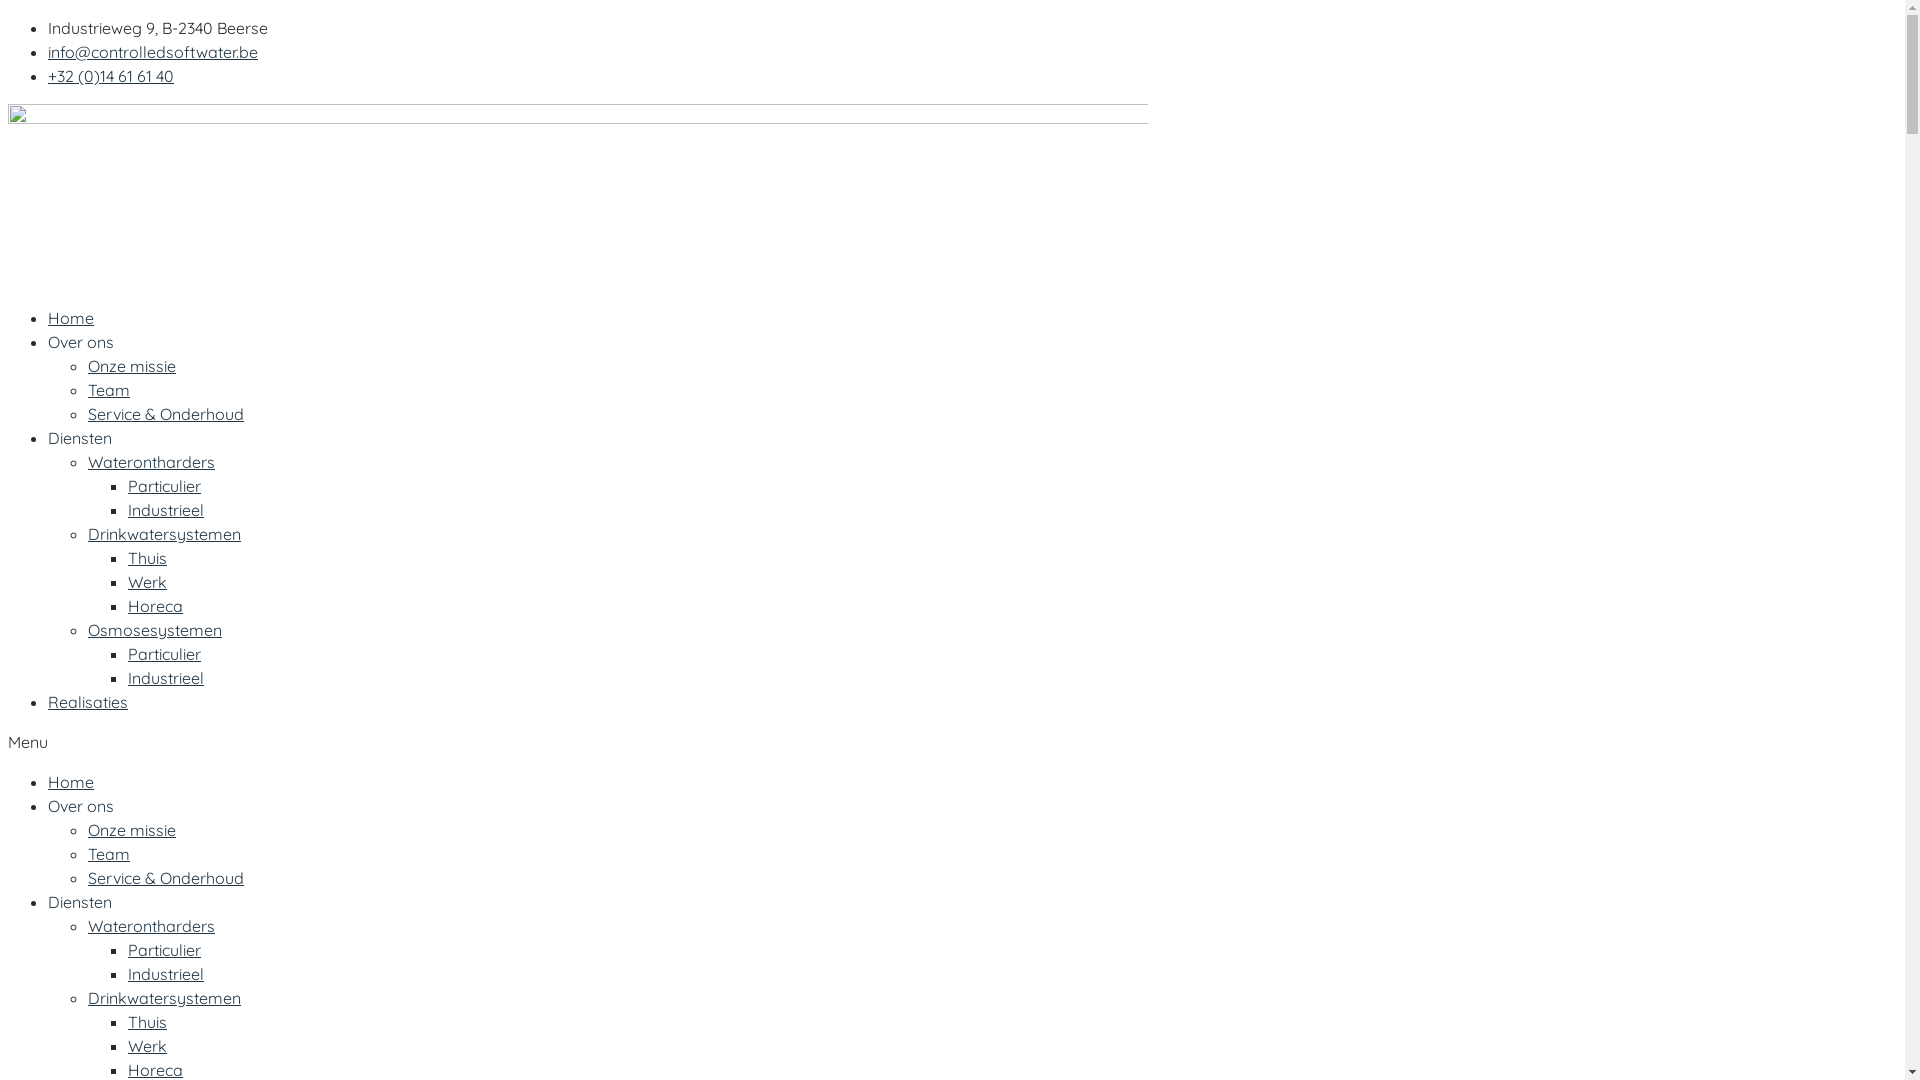 This screenshot has height=1080, width=1920. Describe the element at coordinates (86, 925) in the screenshot. I see `'Waterontharders'` at that location.